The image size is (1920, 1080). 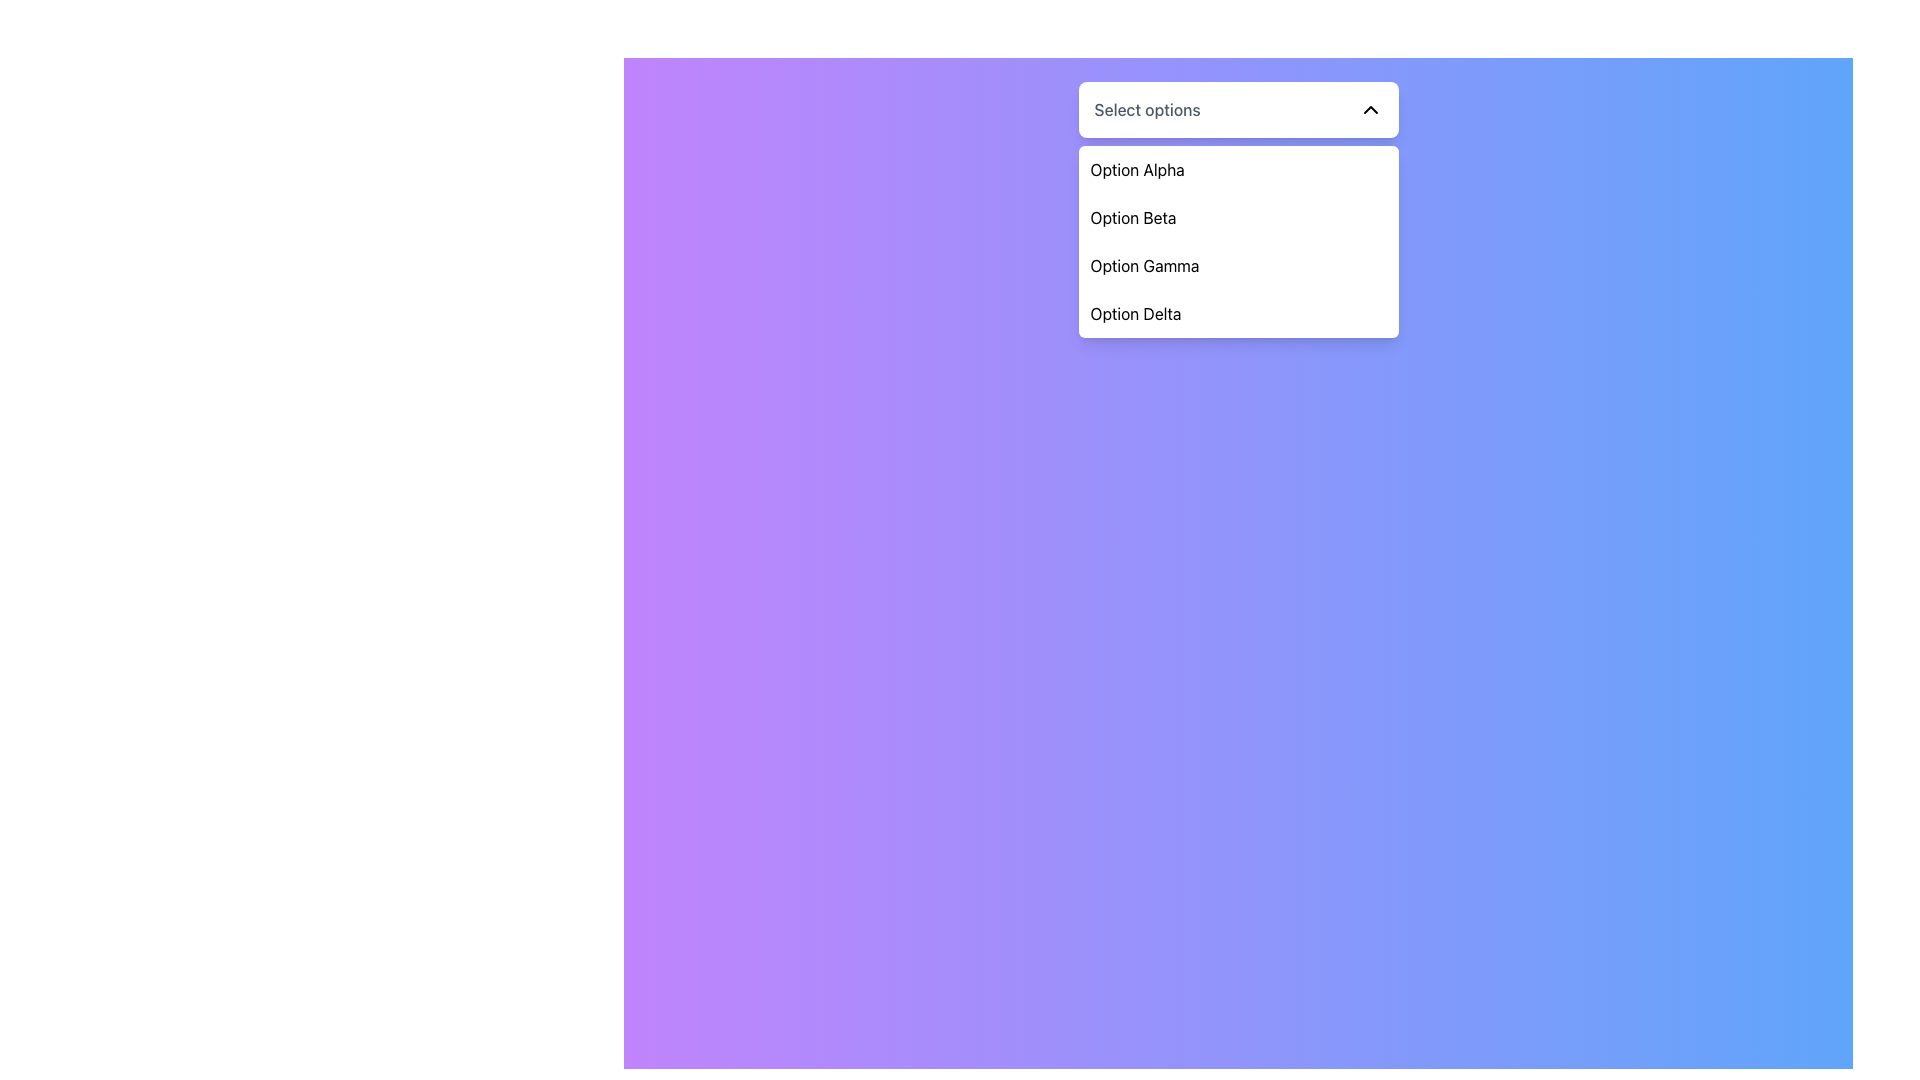 I want to click on the text label 'Option Beta' in the dropdown menu, so click(x=1132, y=218).